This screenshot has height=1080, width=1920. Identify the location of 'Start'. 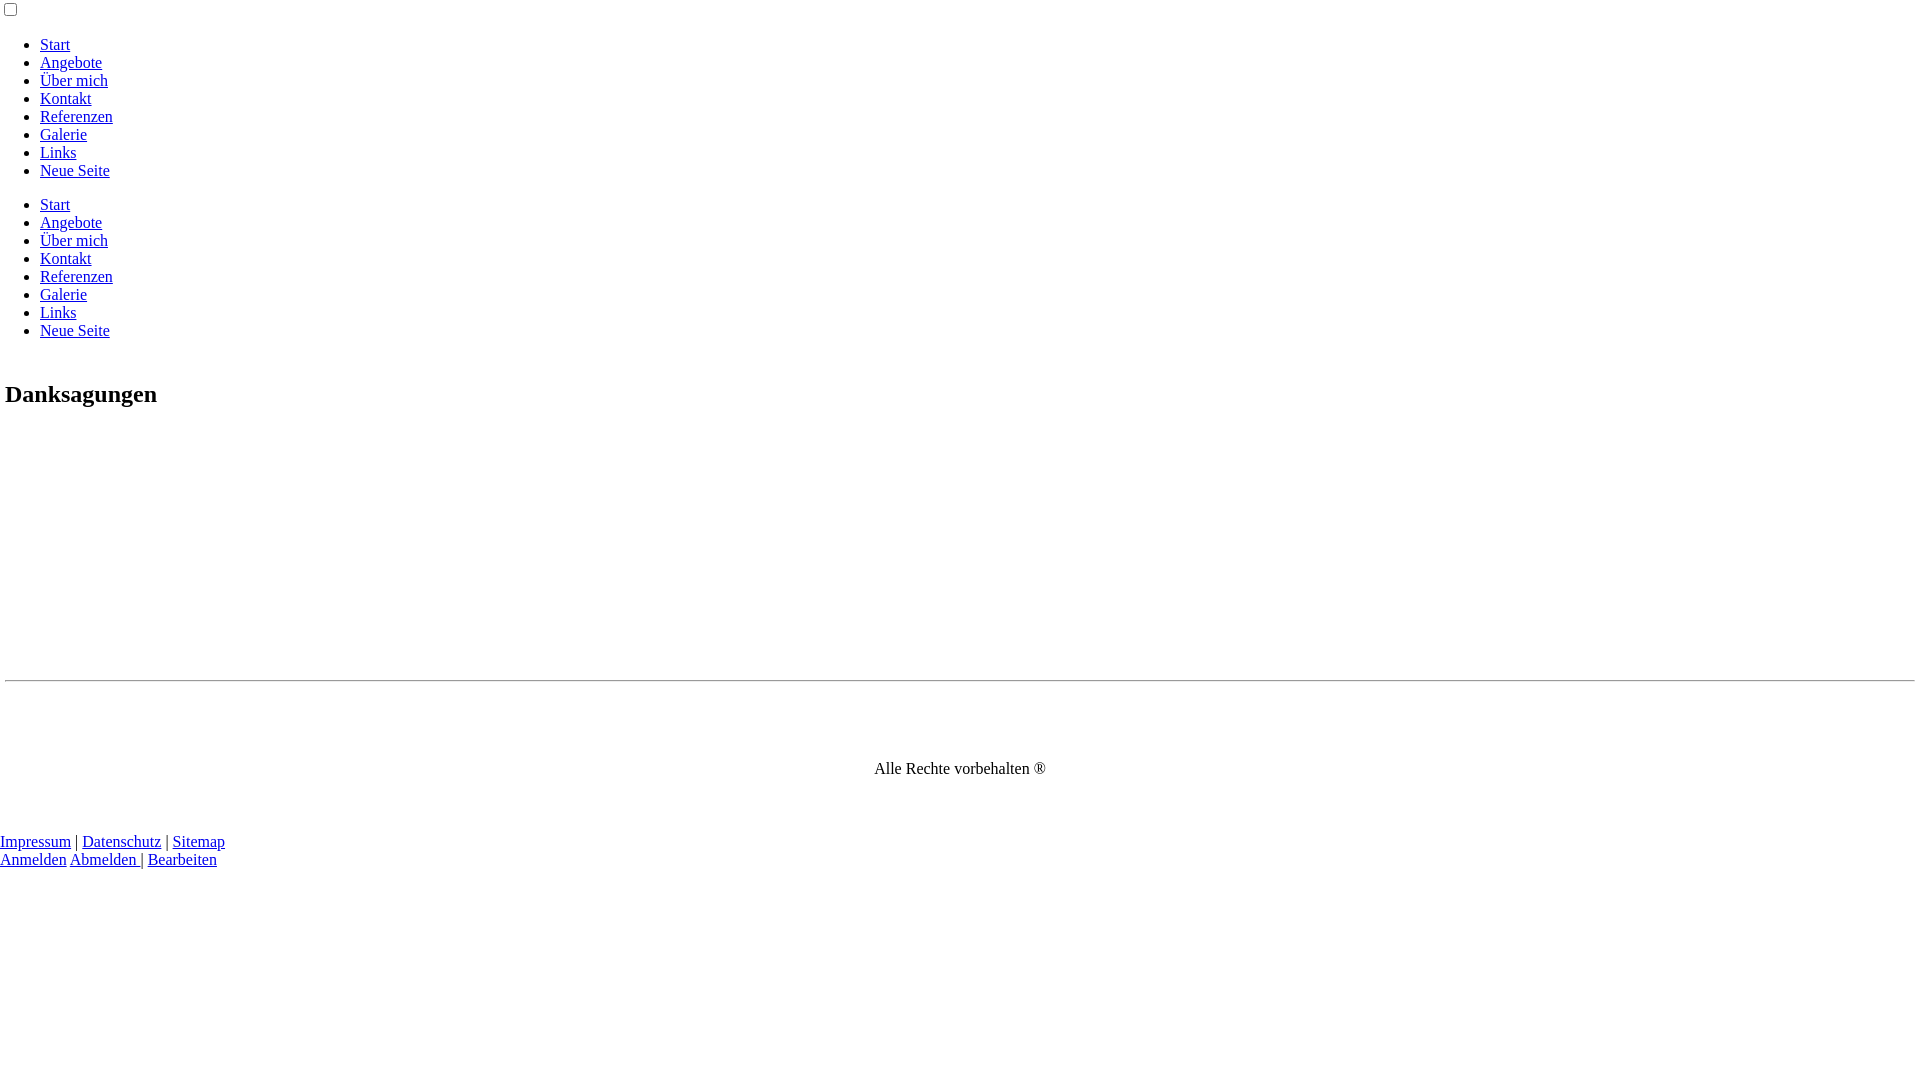
(54, 44).